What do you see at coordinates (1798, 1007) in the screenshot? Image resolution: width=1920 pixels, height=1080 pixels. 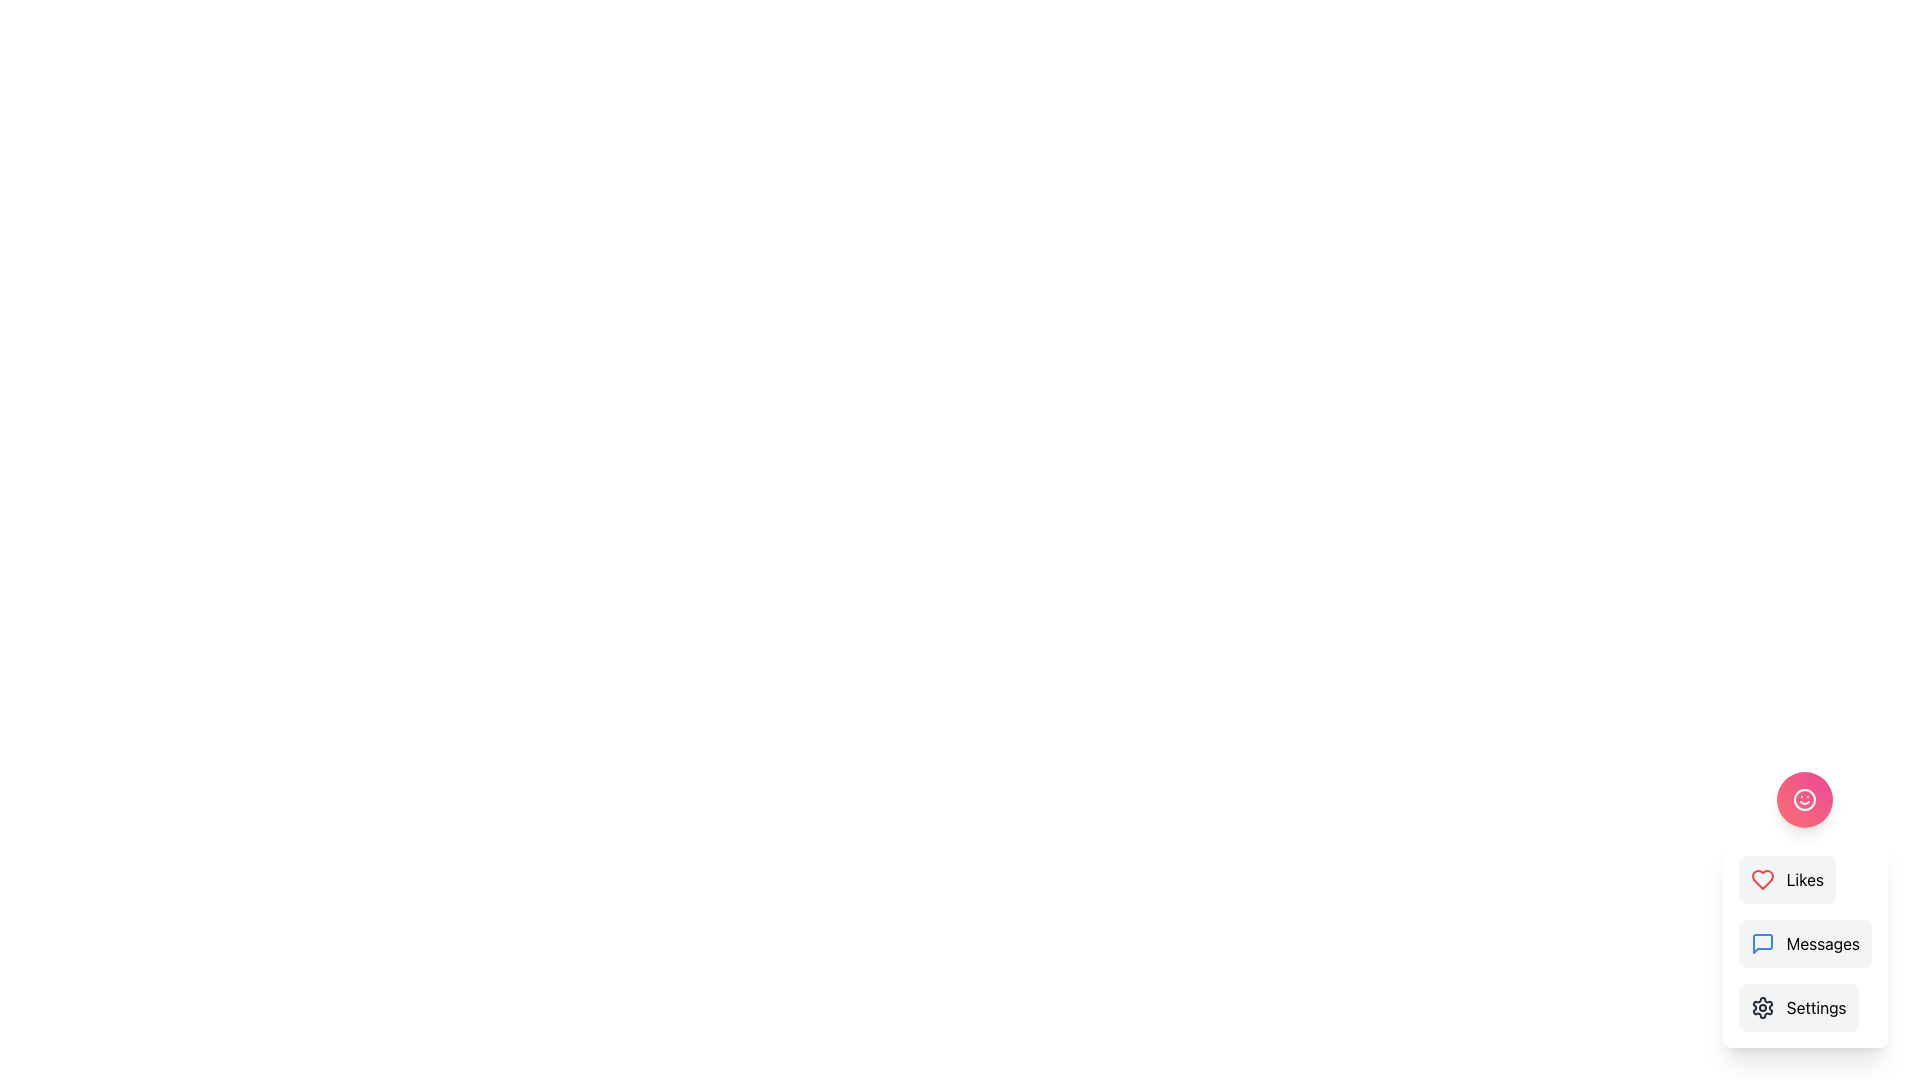 I see `the settings button located below the 'Messages' button in the vertical list` at bounding box center [1798, 1007].